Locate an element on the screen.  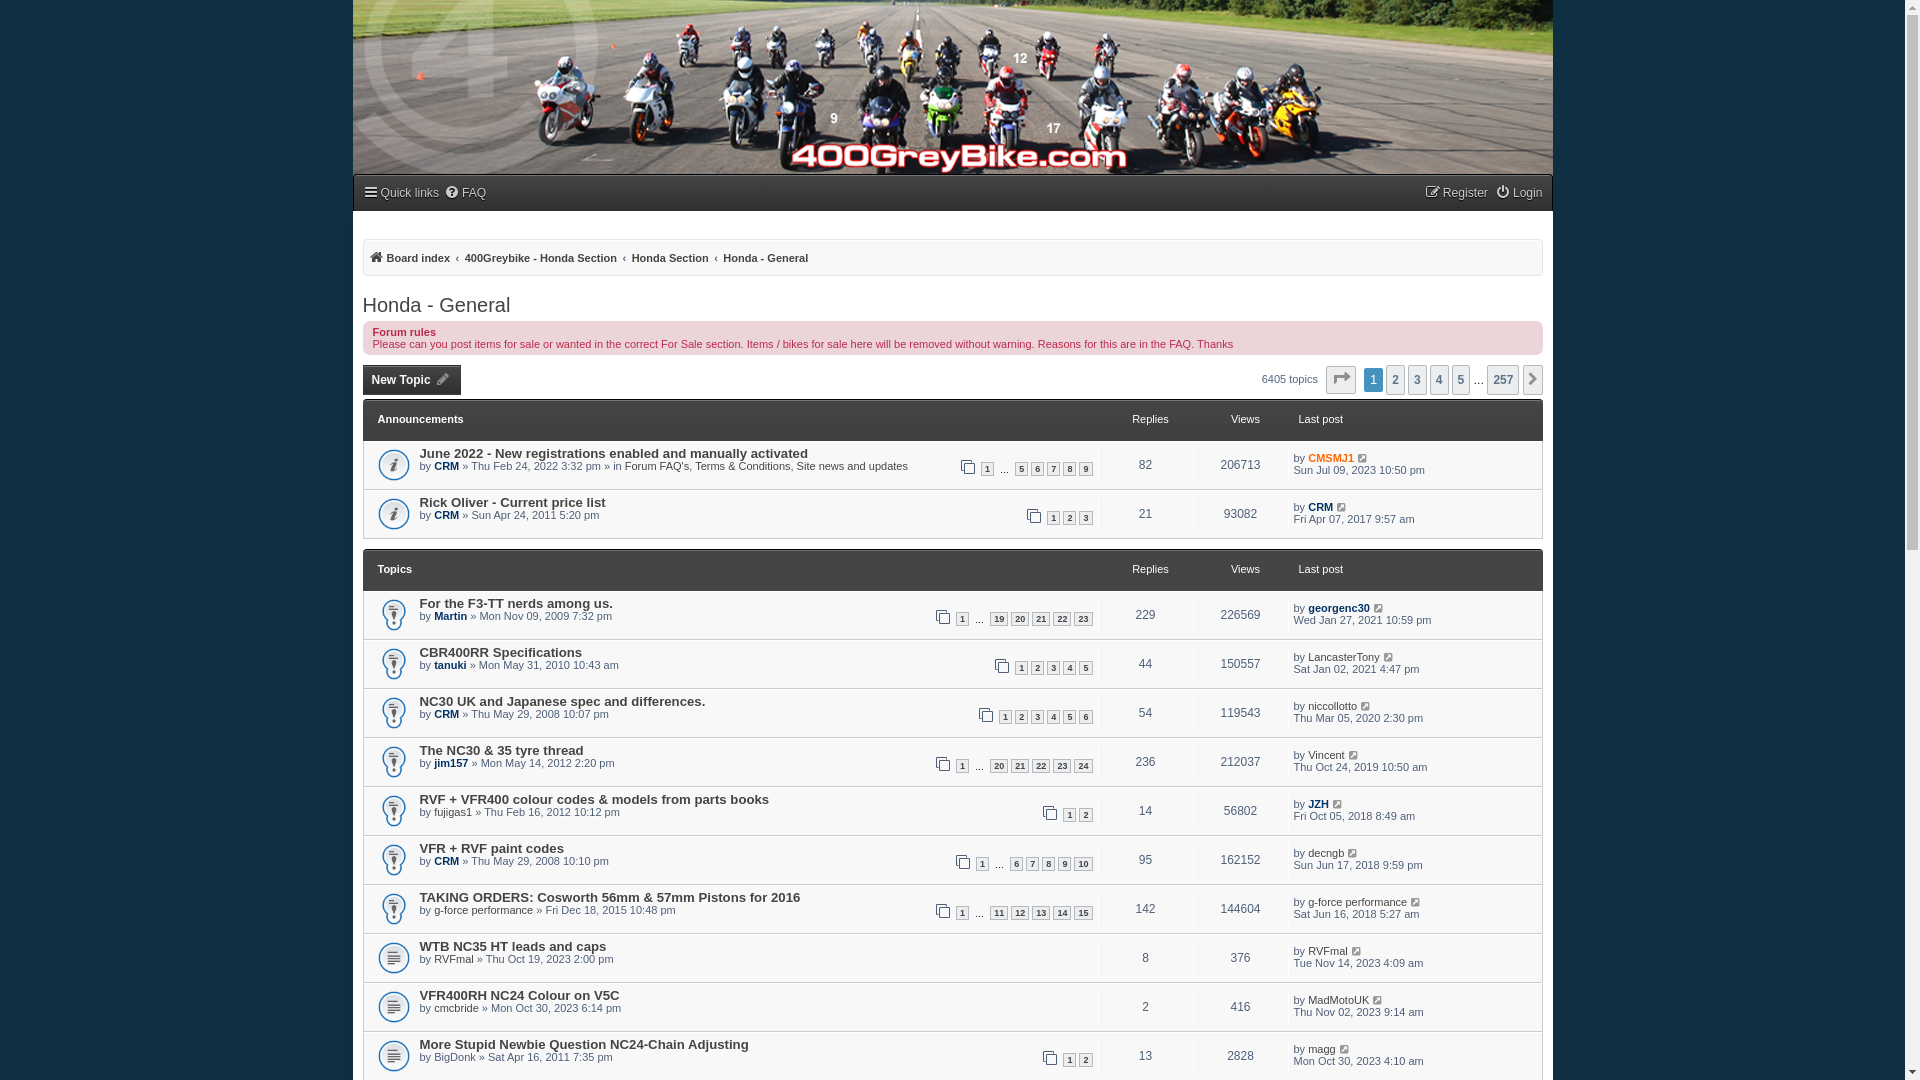
'1' is located at coordinates (980, 469).